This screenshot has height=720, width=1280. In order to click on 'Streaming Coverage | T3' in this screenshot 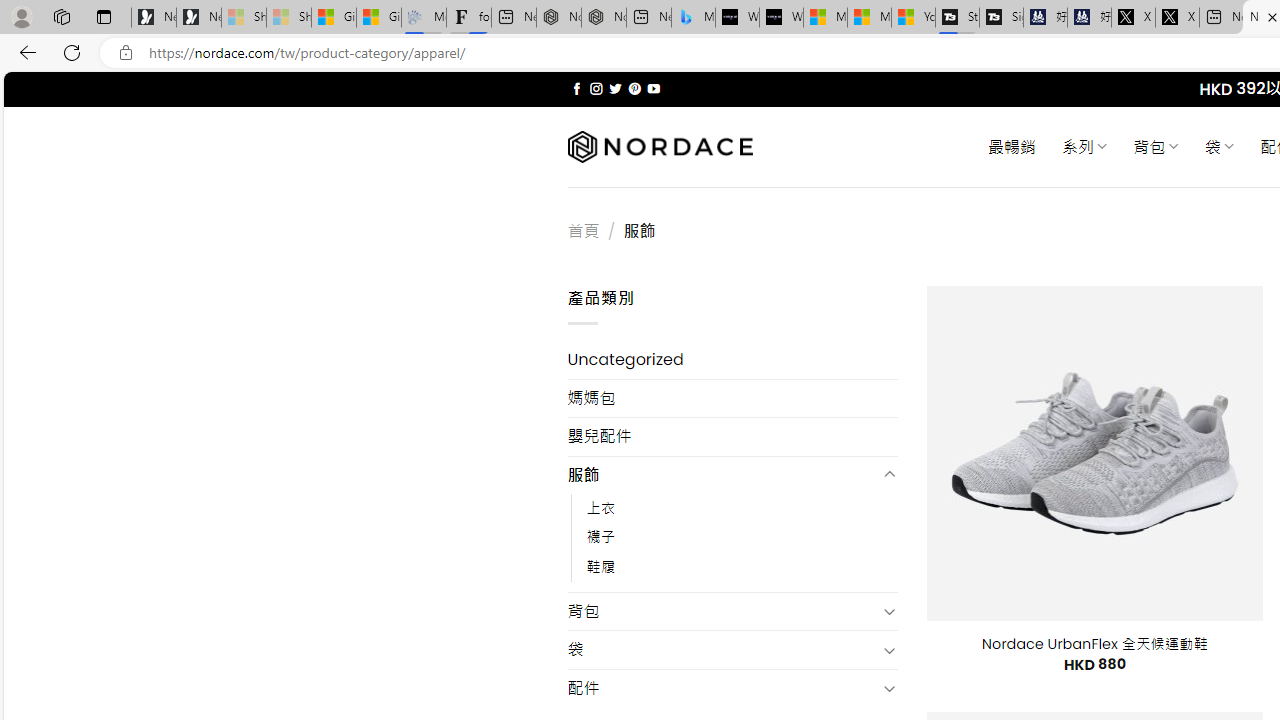, I will do `click(956, 17)`.